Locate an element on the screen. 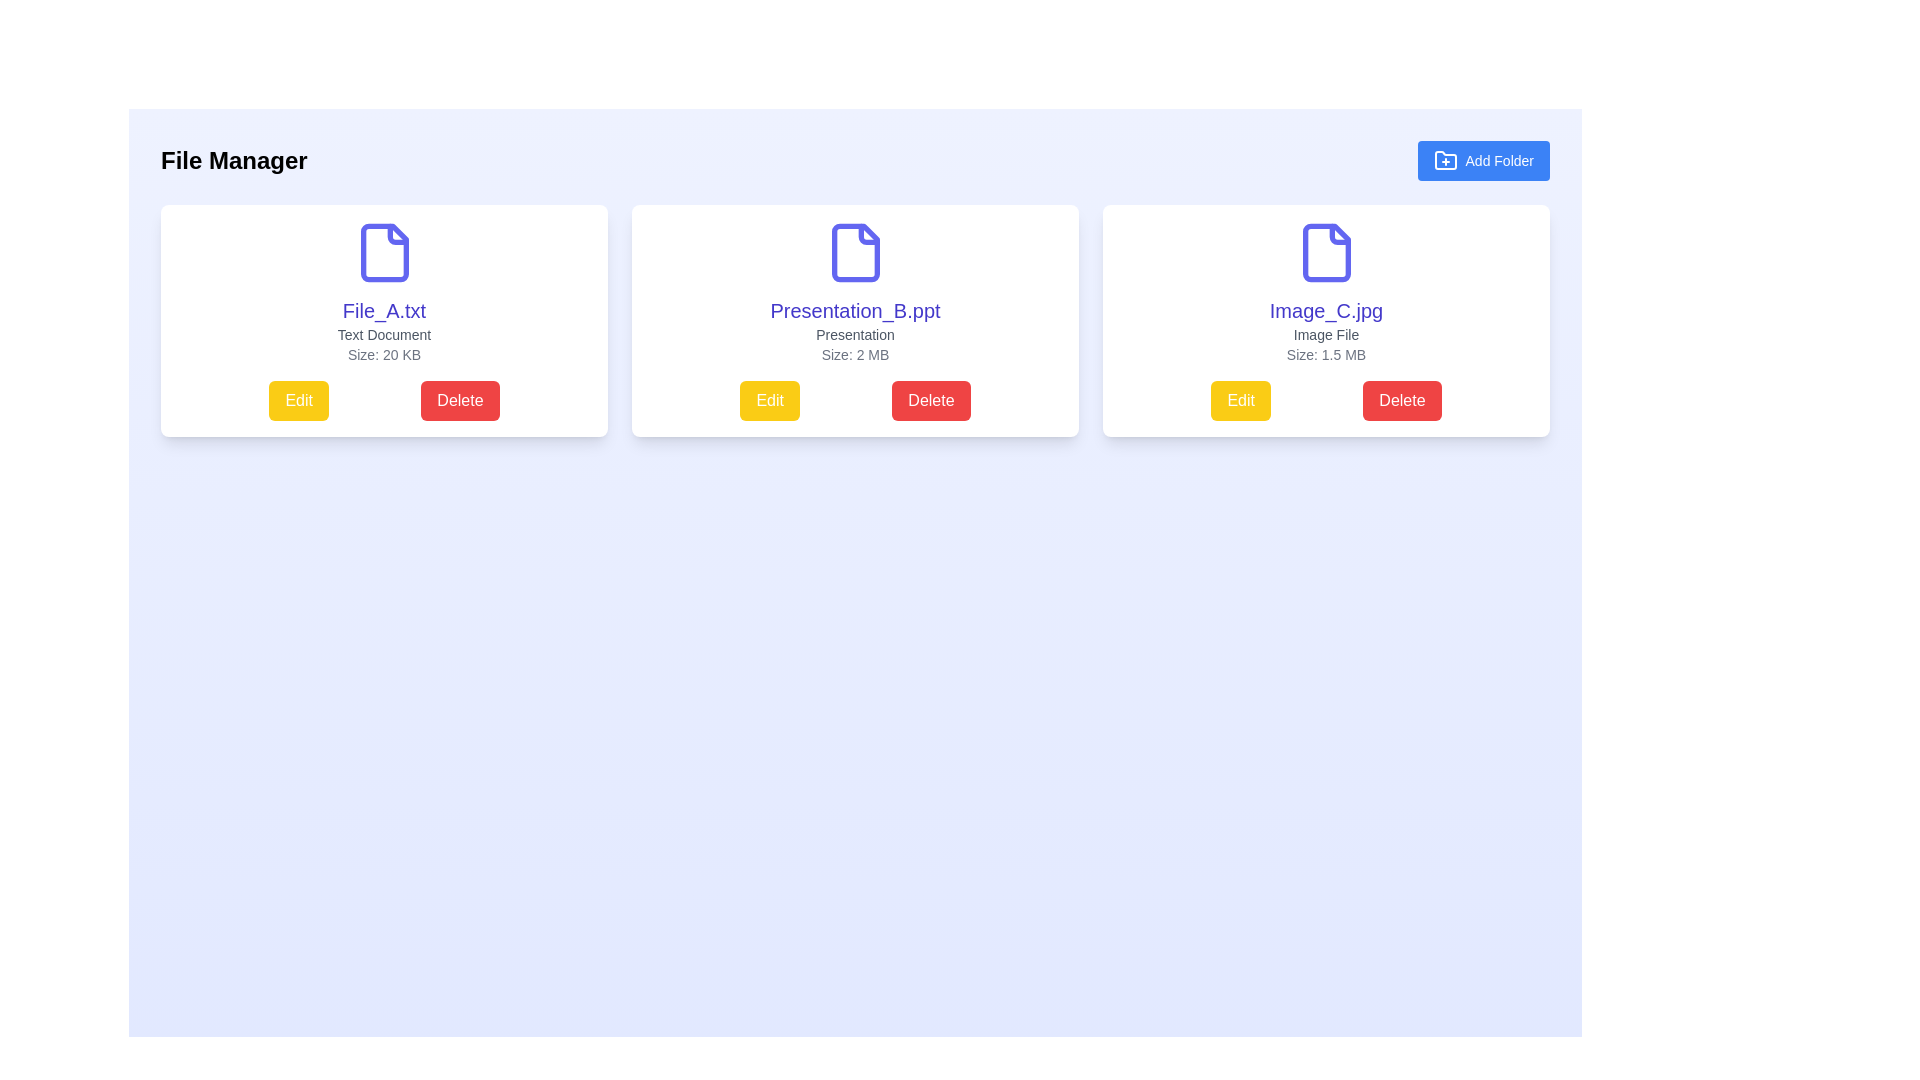 This screenshot has width=1920, height=1080. the stylized document icon with a blue outline representing the file 'Image_C.jpg' located in the upper area of the third card in a three-column layout is located at coordinates (1326, 252).